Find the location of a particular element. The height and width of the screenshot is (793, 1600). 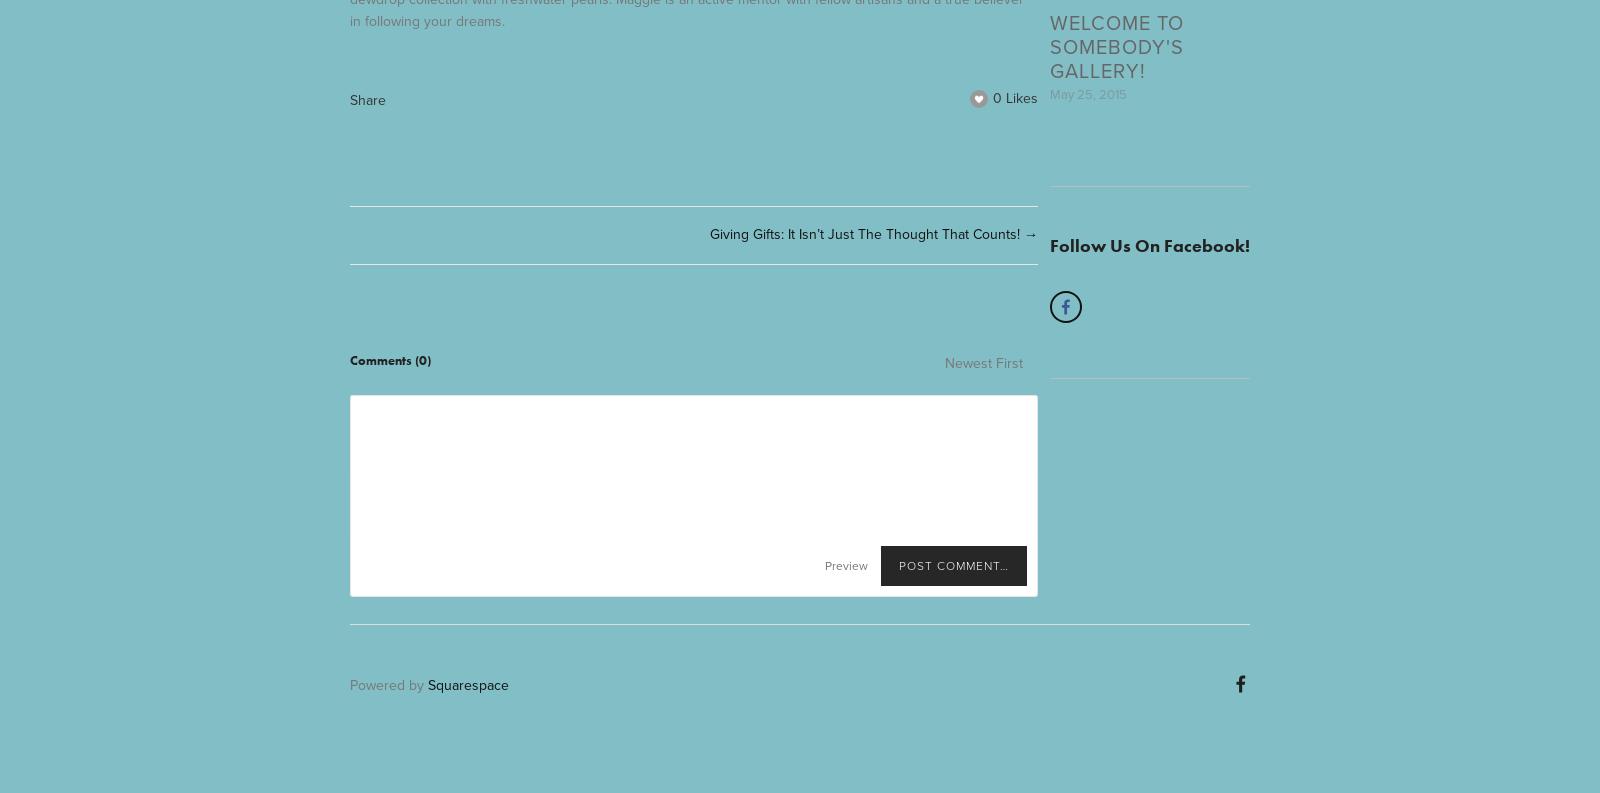

'Follow Us On Facebook!' is located at coordinates (1049, 244).